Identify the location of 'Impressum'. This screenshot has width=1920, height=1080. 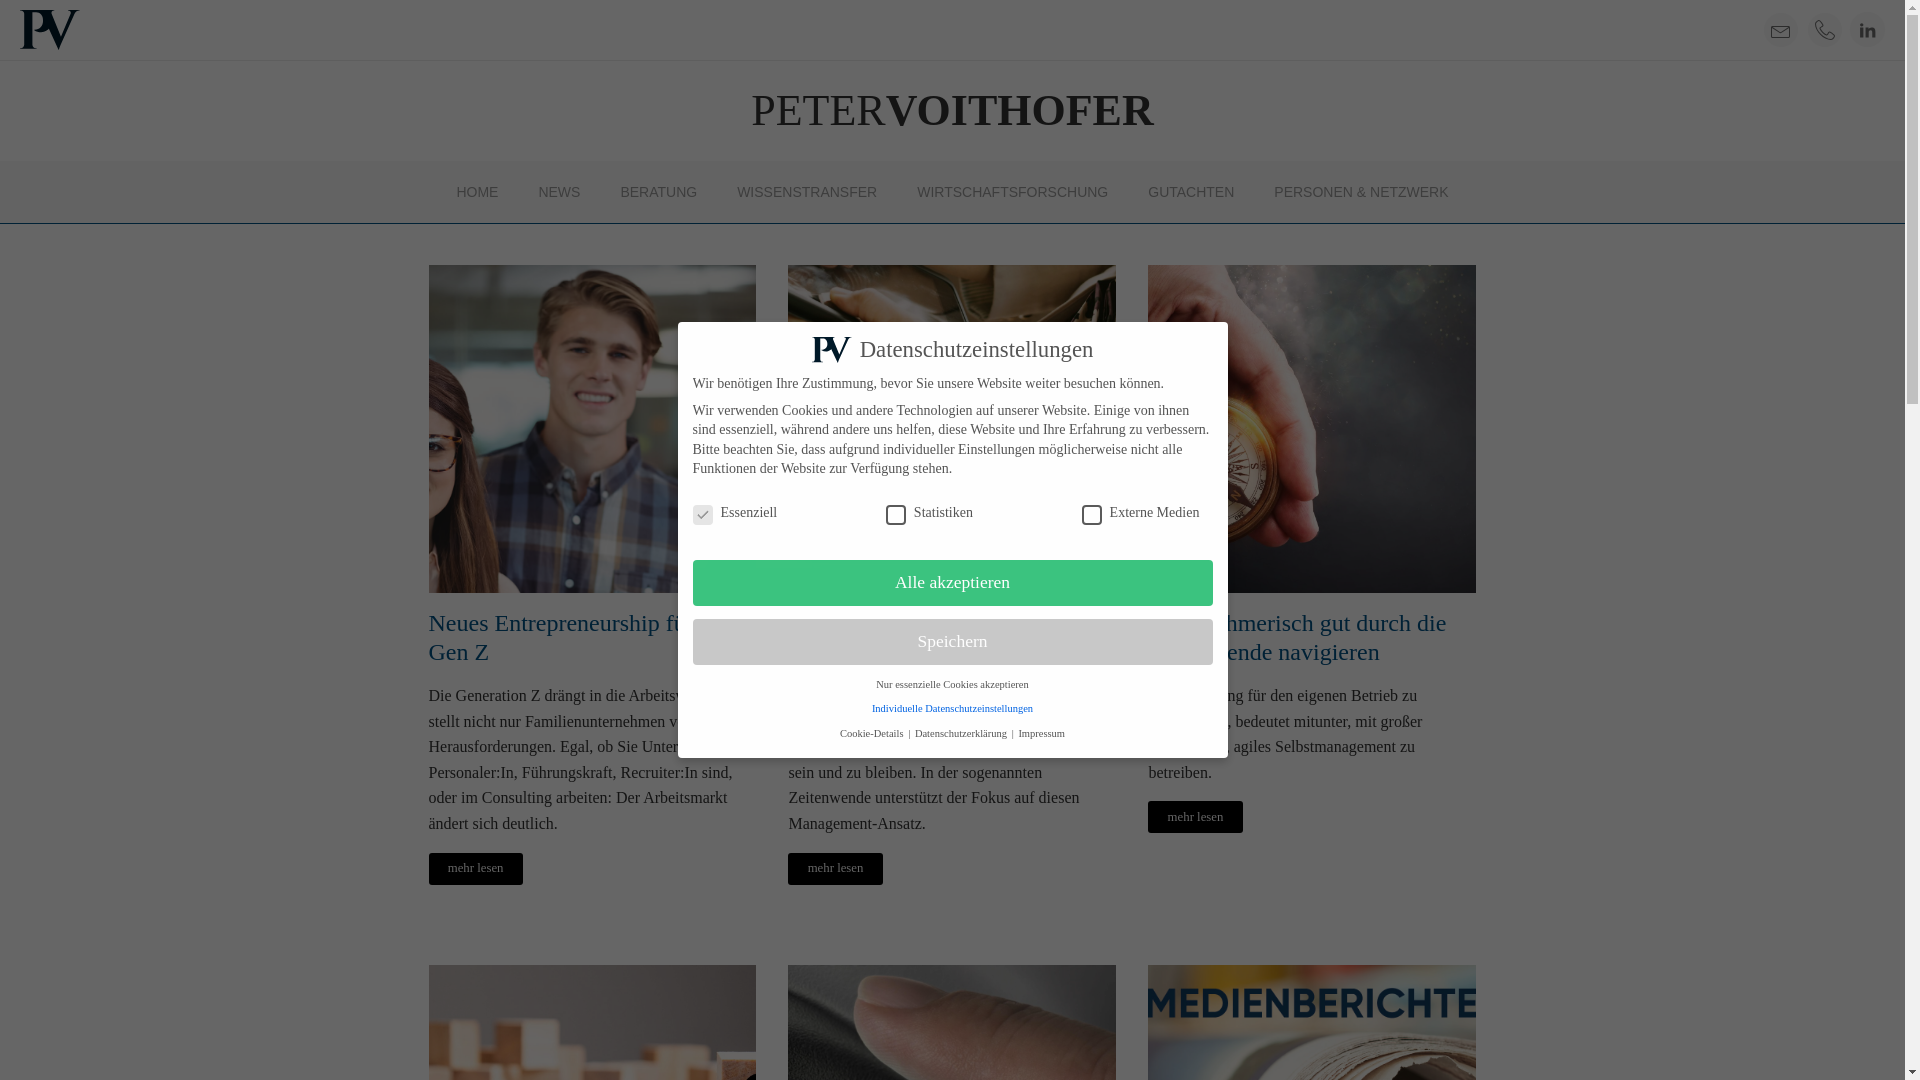
(1040, 733).